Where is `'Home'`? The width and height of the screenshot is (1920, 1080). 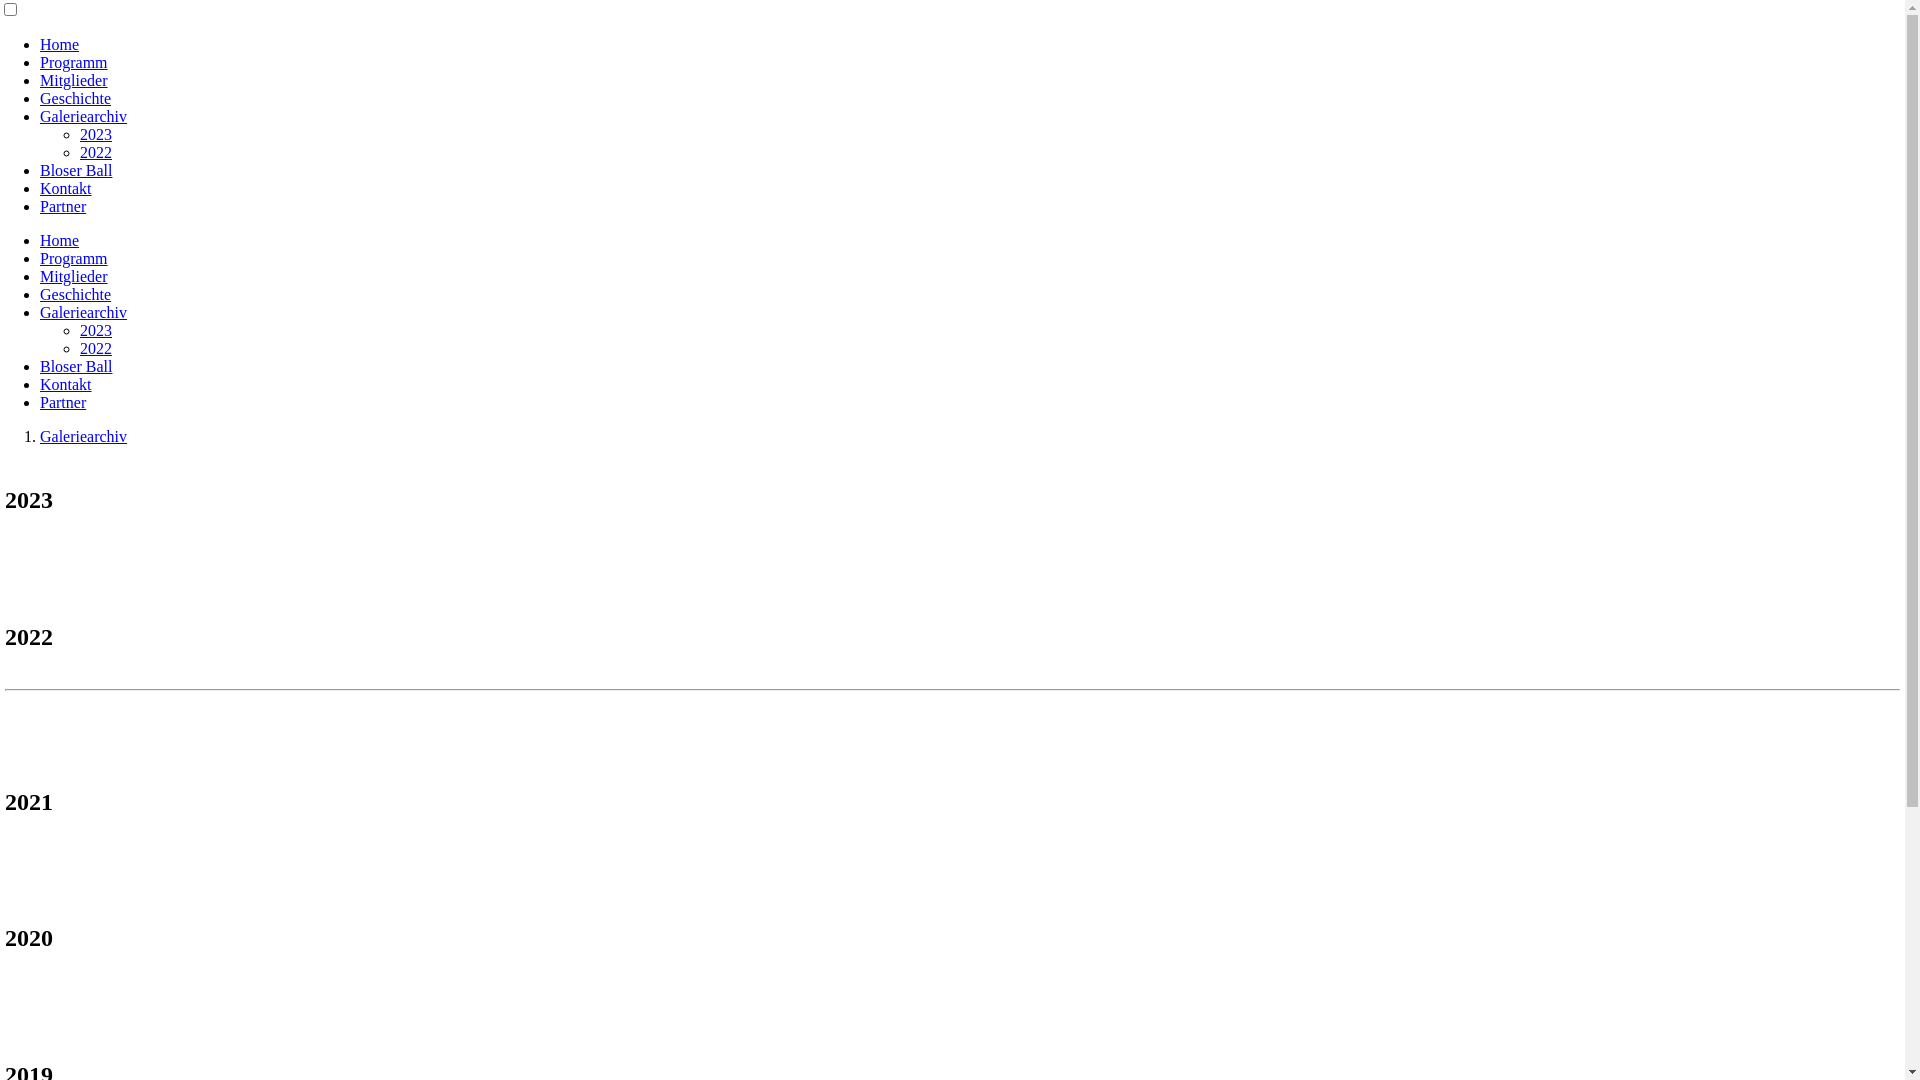 'Home' is located at coordinates (39, 239).